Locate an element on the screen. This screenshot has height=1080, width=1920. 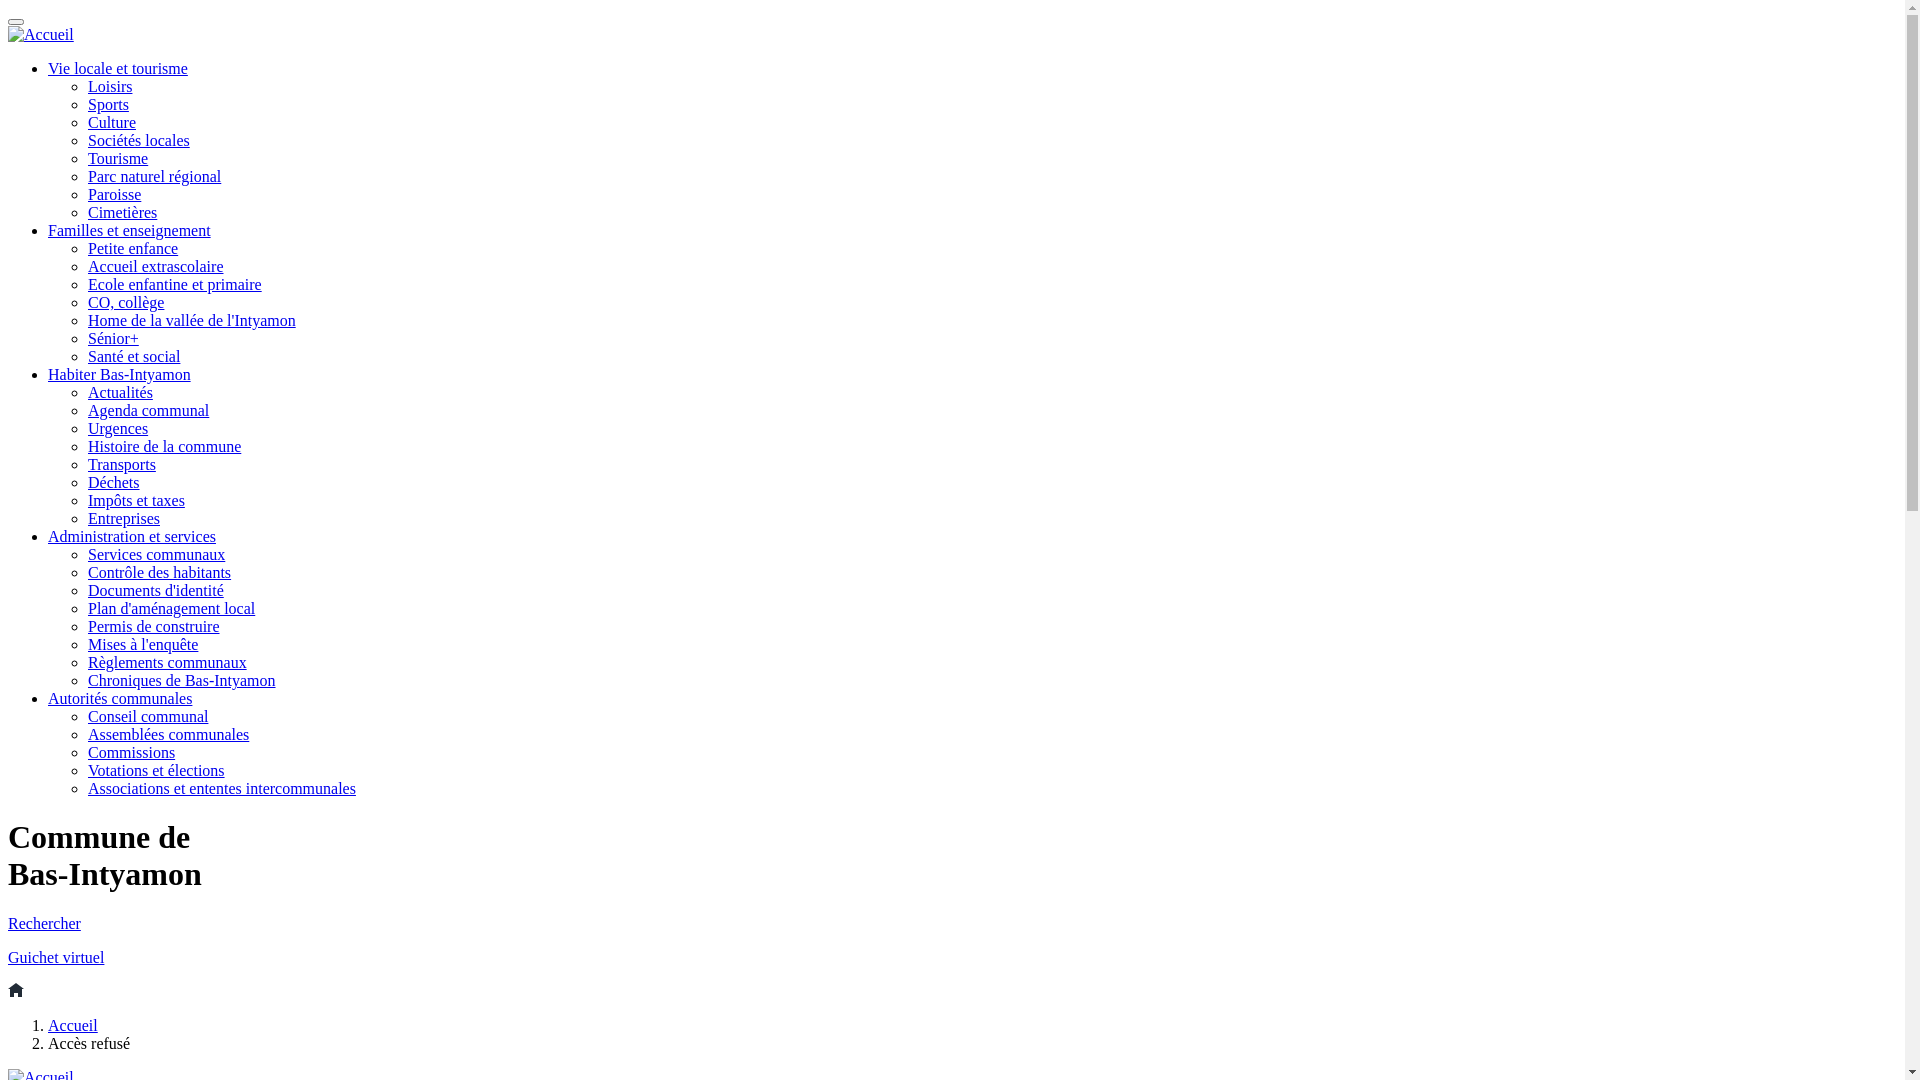
'Conseil communal' is located at coordinates (147, 715).